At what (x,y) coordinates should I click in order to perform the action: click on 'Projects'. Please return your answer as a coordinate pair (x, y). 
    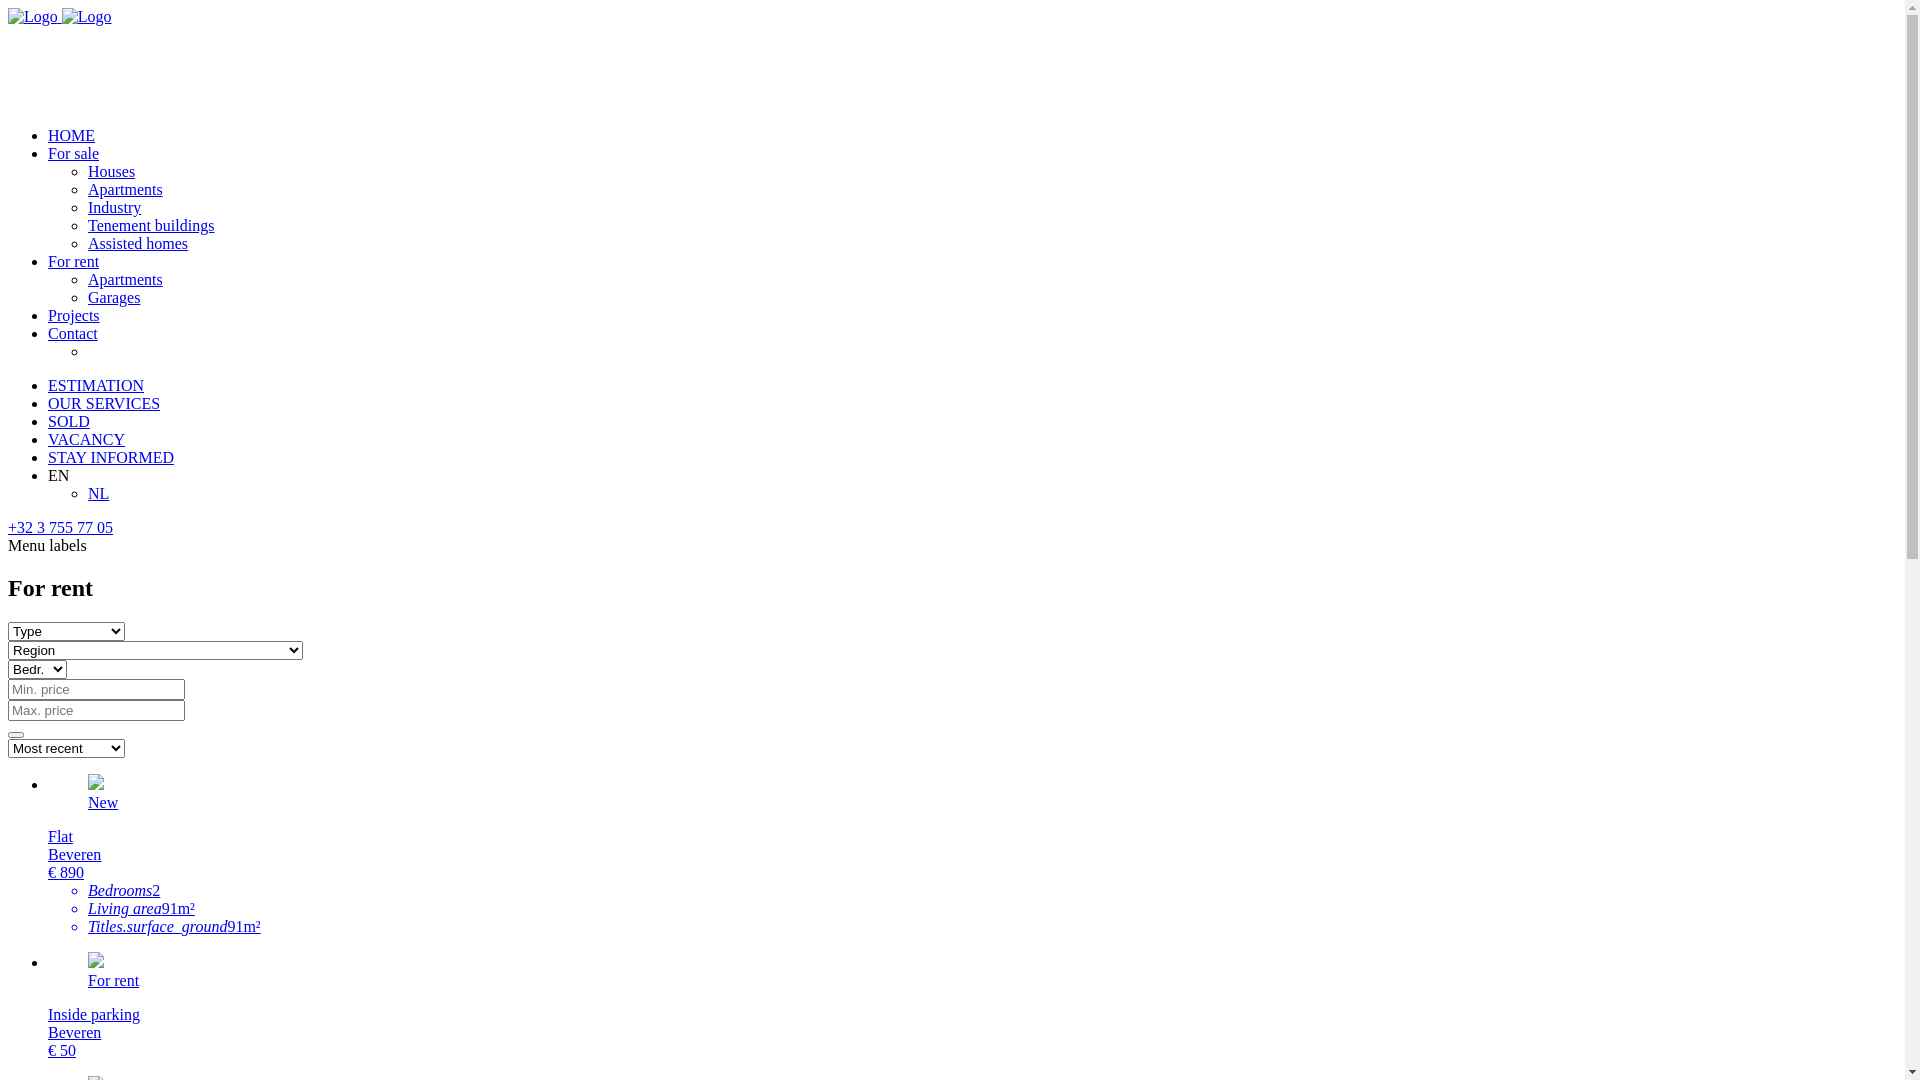
    Looking at the image, I should click on (73, 315).